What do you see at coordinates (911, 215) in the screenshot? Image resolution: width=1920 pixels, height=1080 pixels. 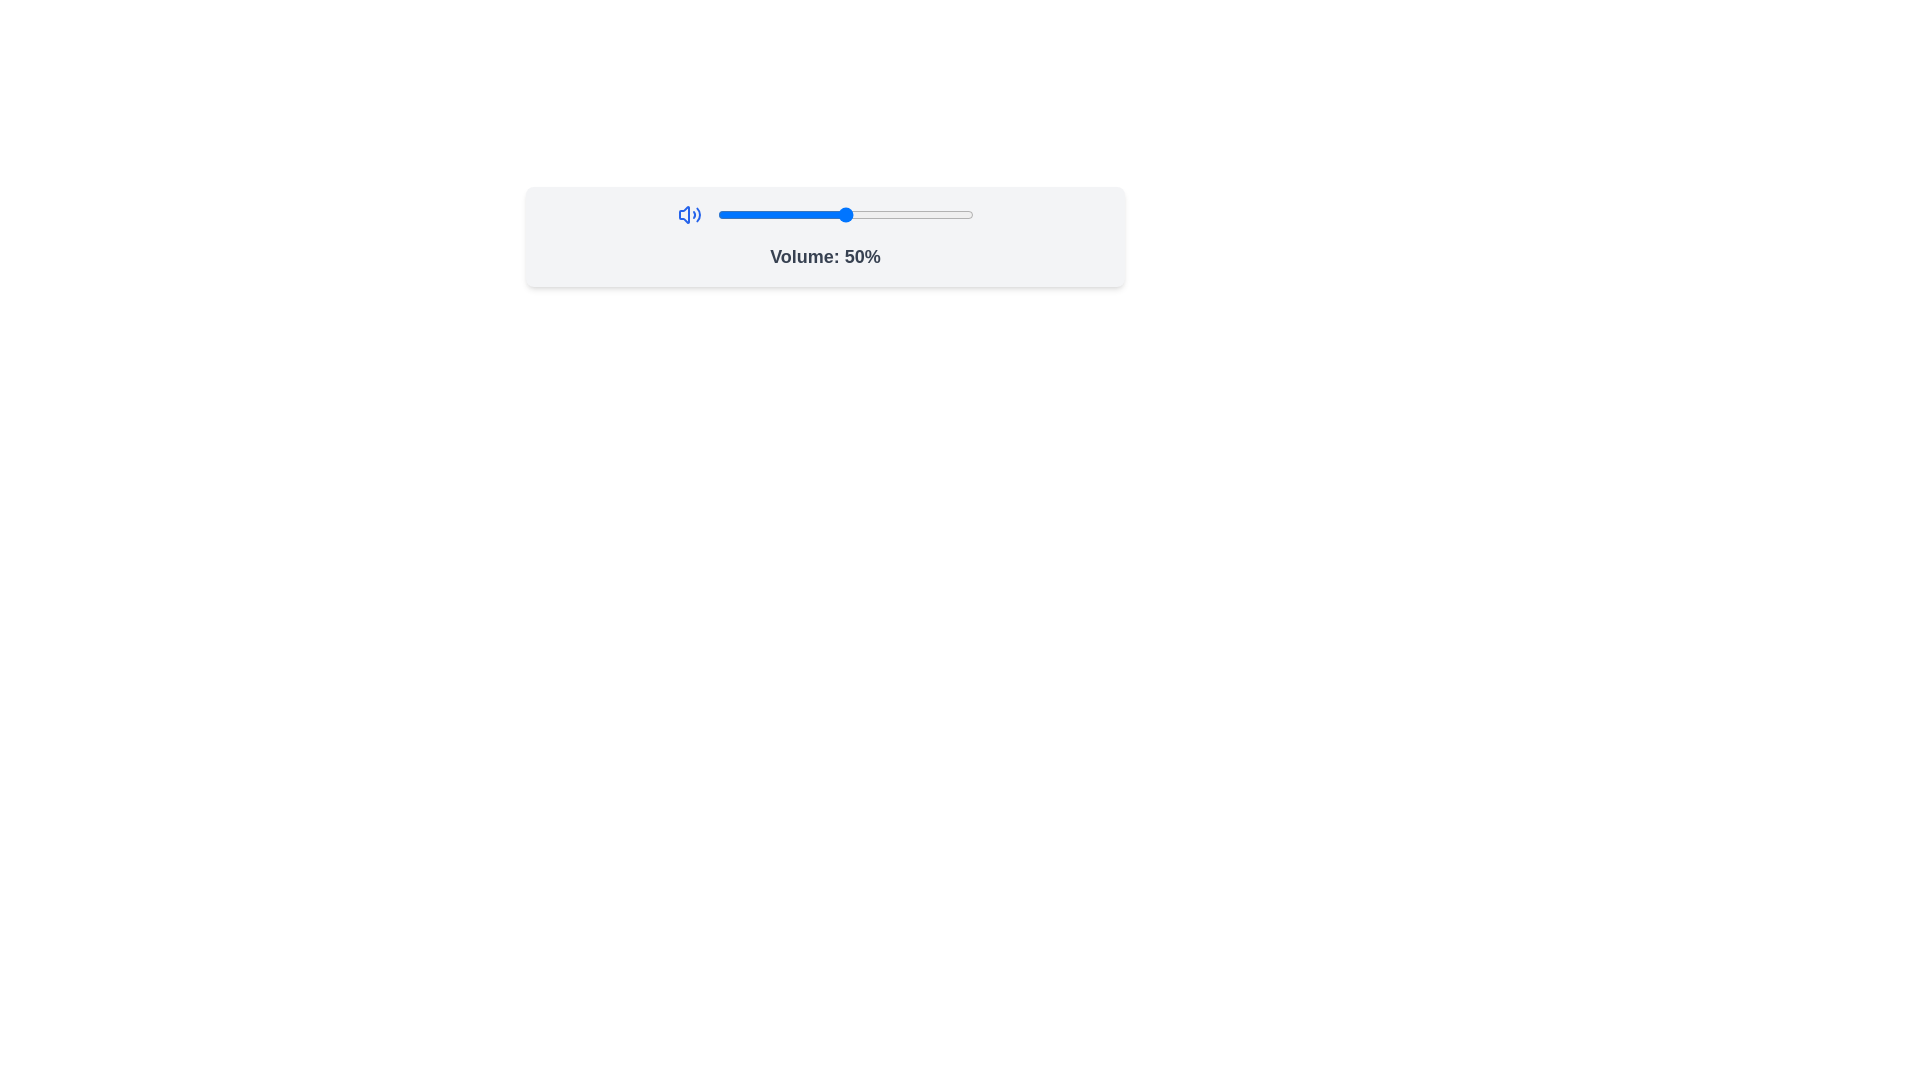 I see `the slider volume` at bounding box center [911, 215].